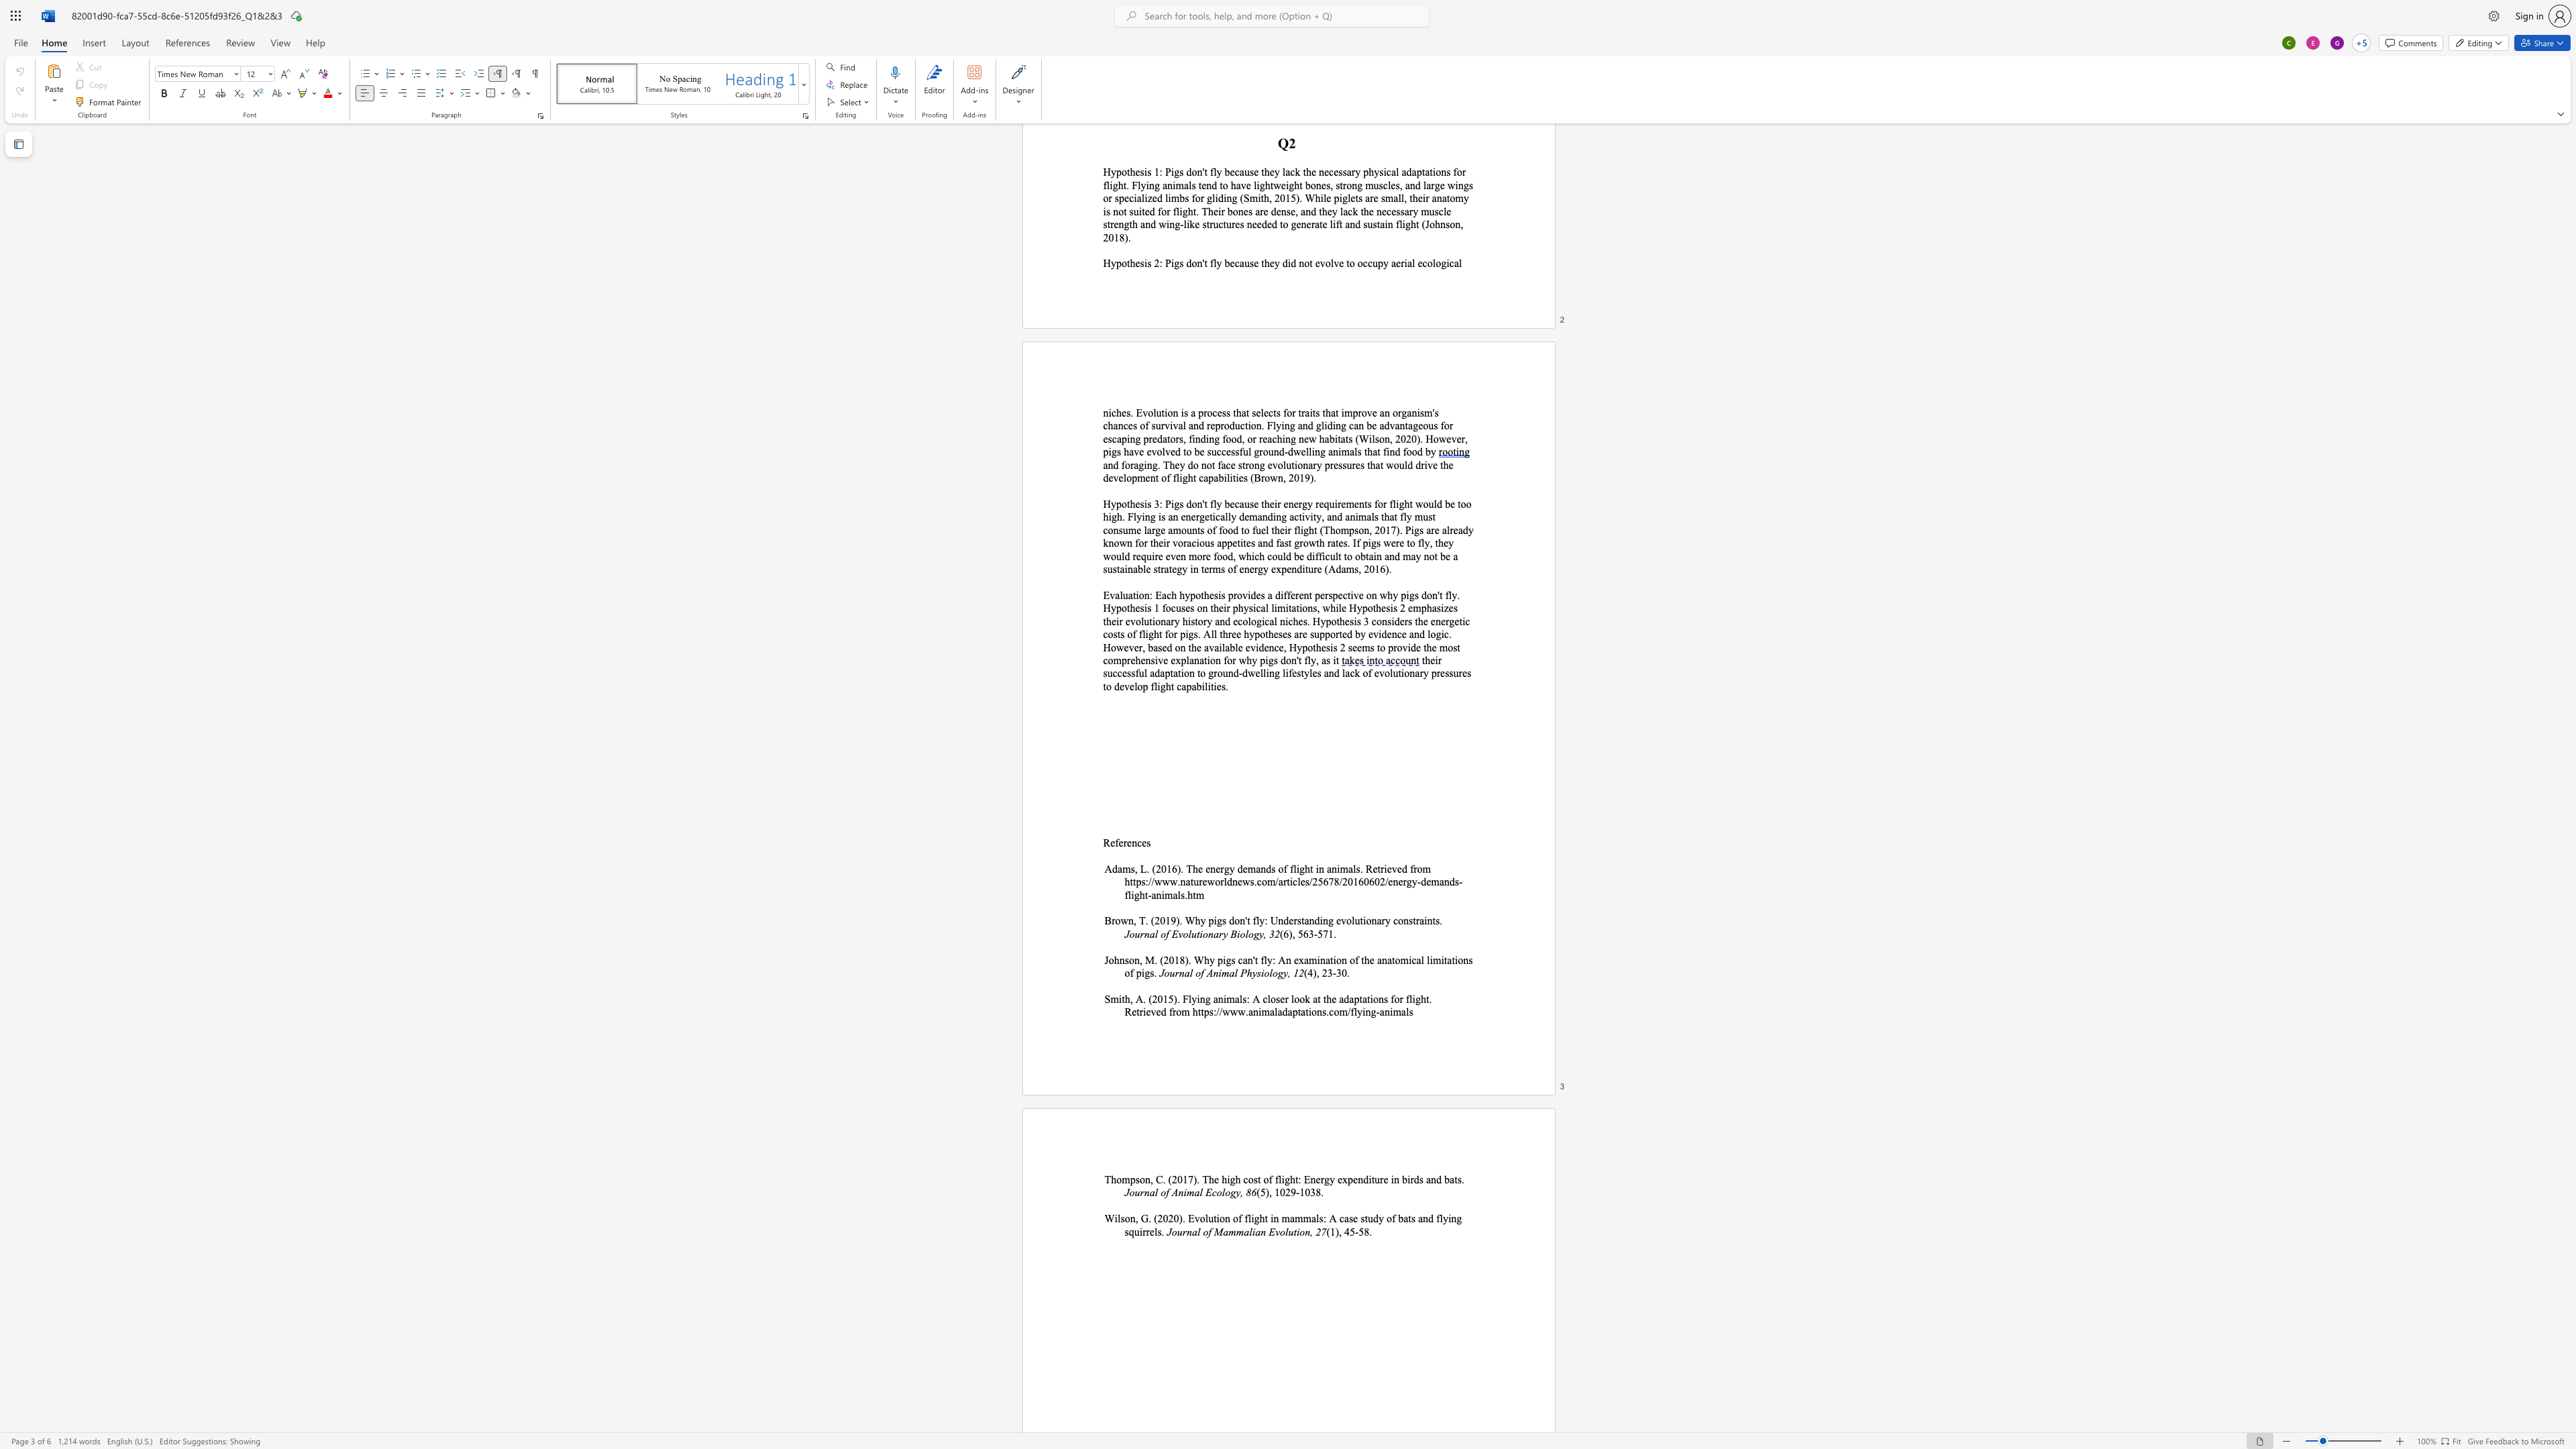 The width and height of the screenshot is (2576, 1449). I want to click on the 1th character "e" in the text, so click(1112, 842).